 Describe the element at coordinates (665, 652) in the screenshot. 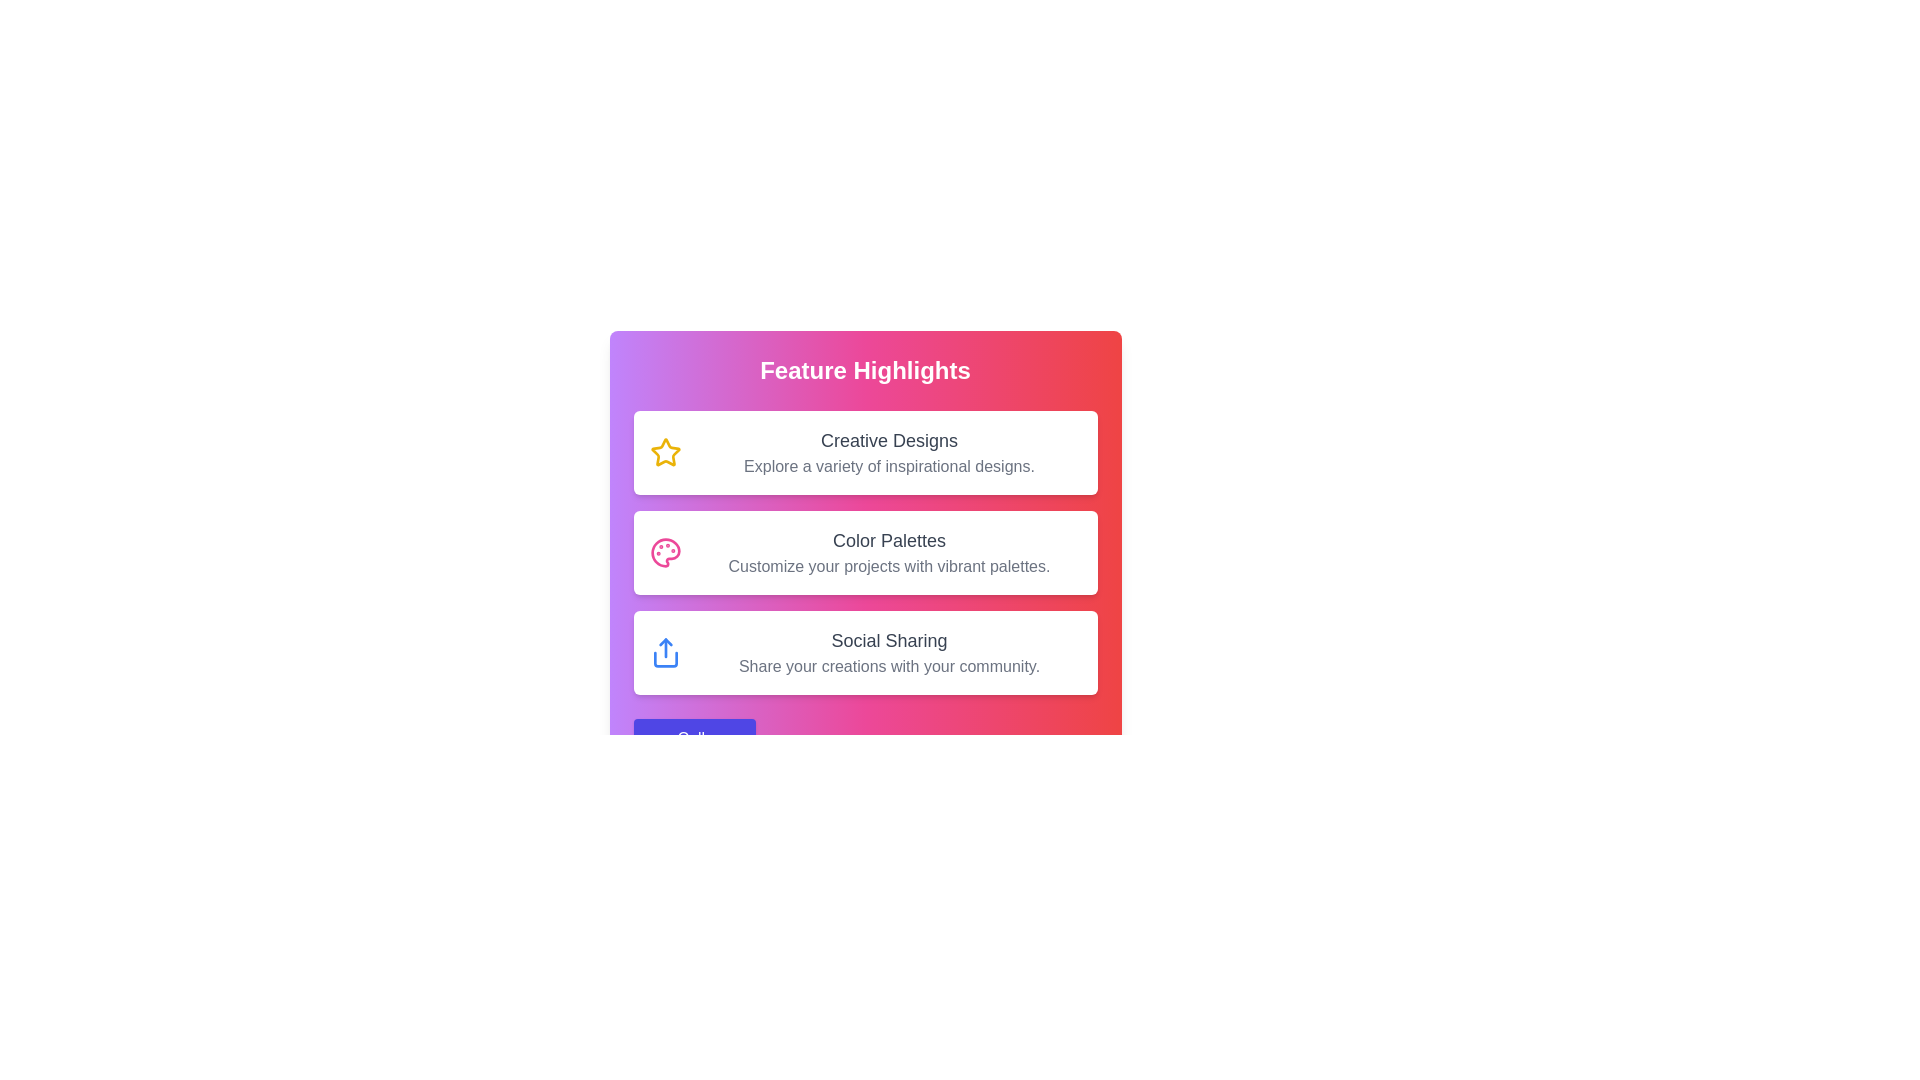

I see `the blue upward arrow icon representing the 'share' action, located on the left side of the 'Social Sharing' card in the 'Feature Highlights' section` at that location.